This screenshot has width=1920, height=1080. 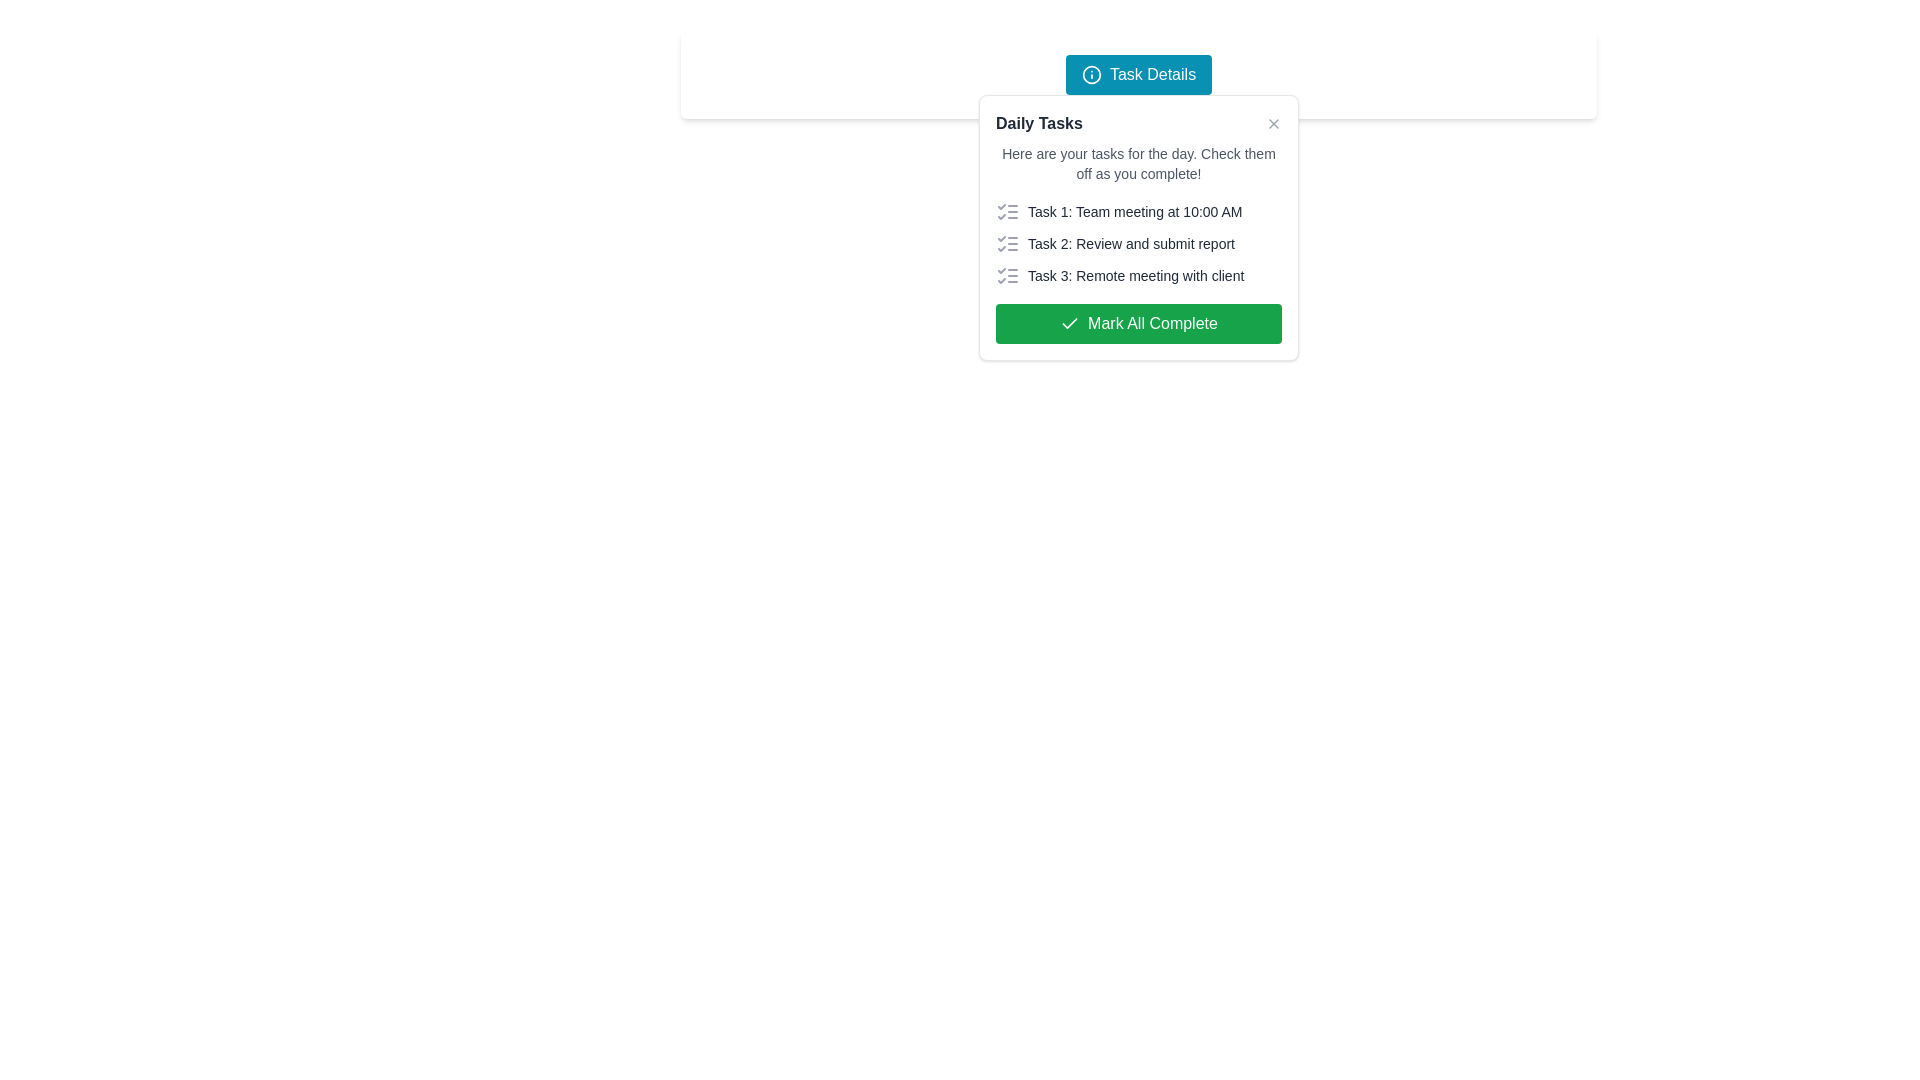 I want to click on to interact with the first task item in the Daily Tasks list located at the top of the task management popup, so click(x=1138, y=212).